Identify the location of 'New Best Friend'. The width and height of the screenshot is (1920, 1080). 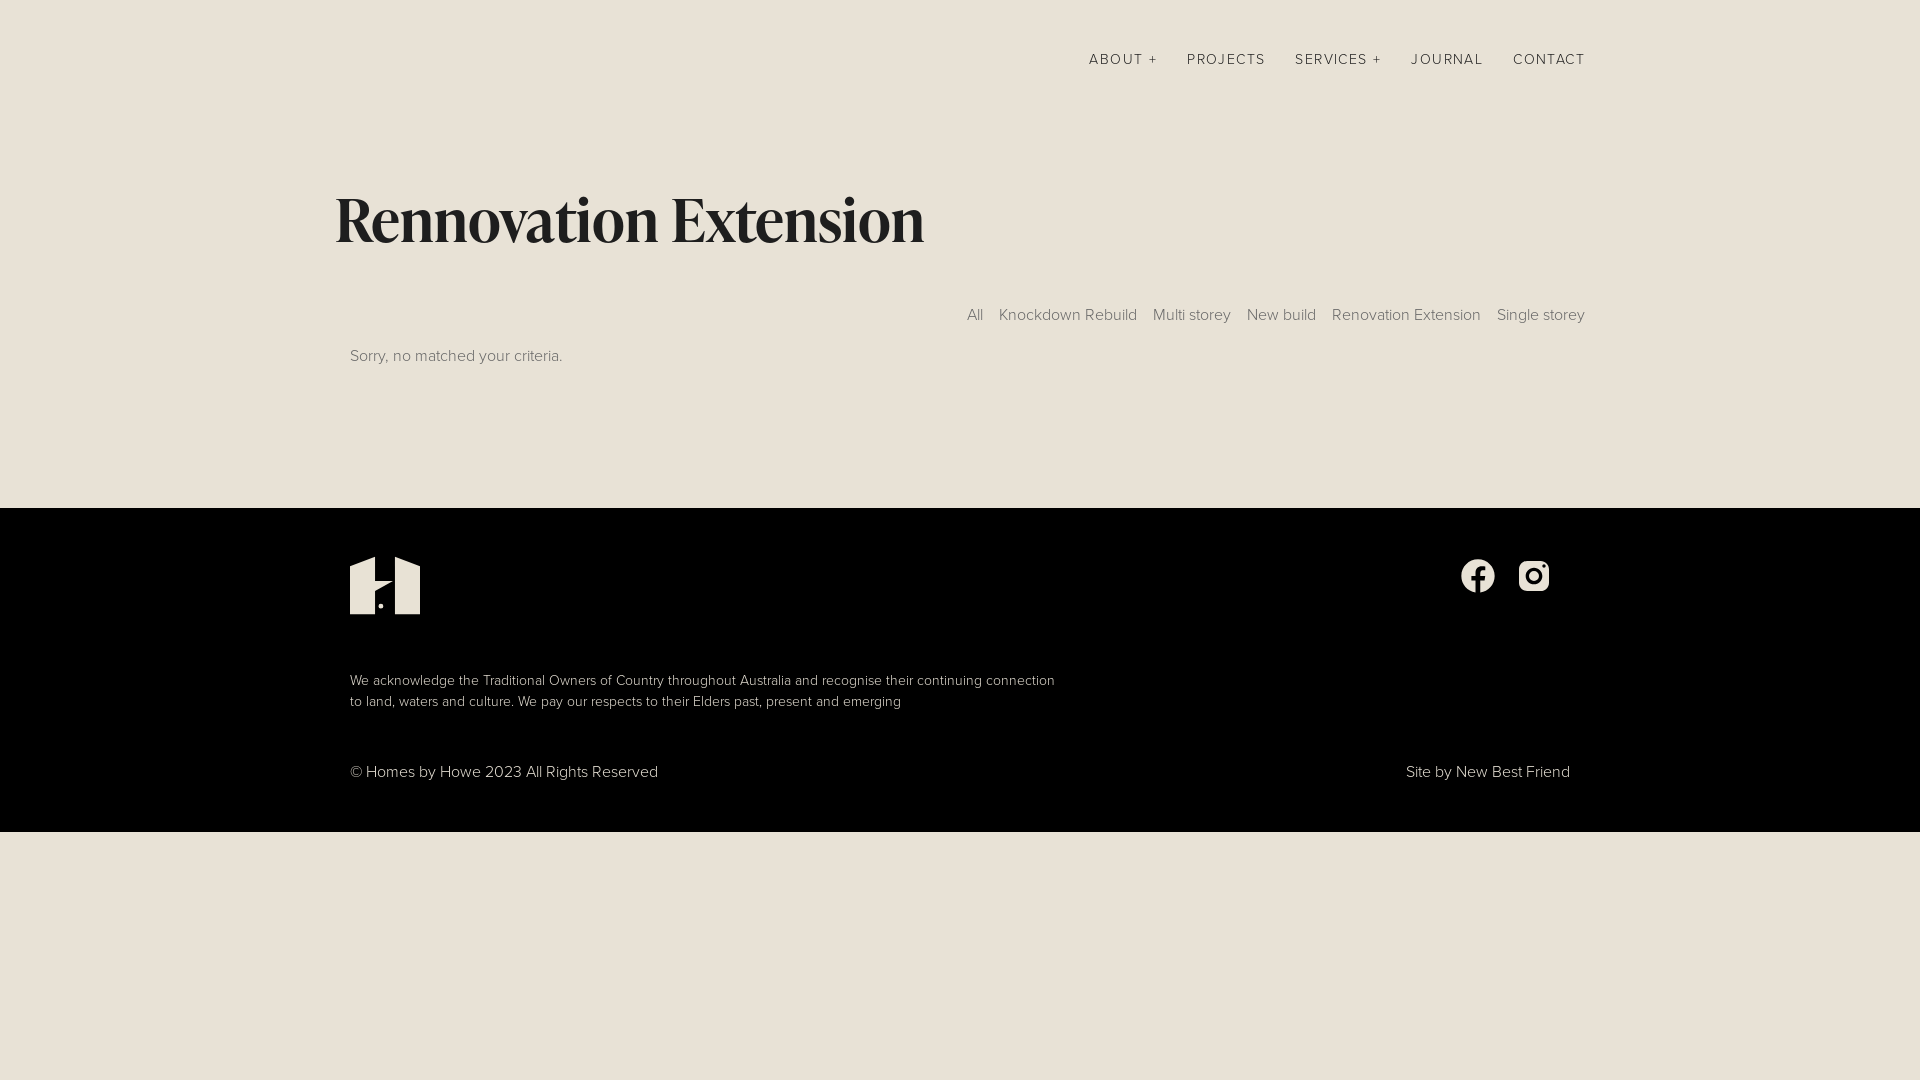
(1455, 770).